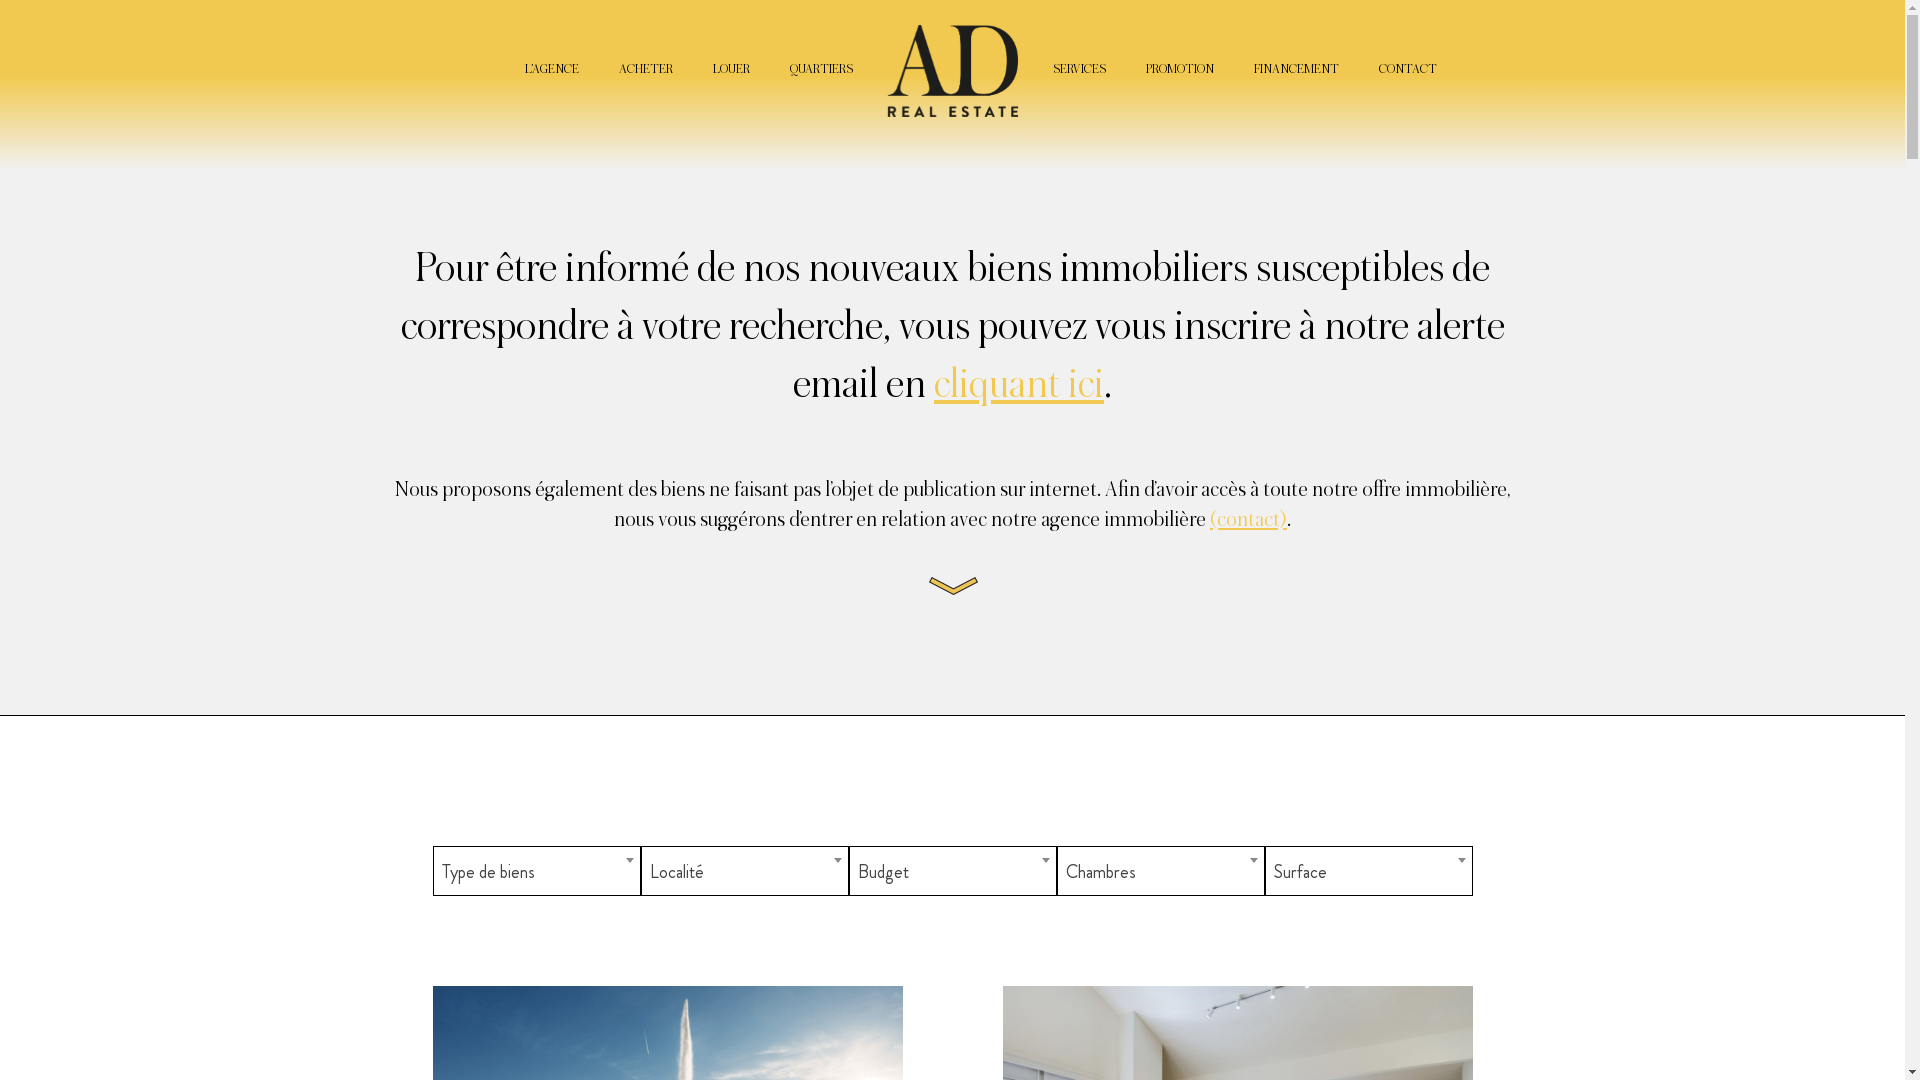 The image size is (1920, 1080). I want to click on 'CONTACT', so click(1376, 68).